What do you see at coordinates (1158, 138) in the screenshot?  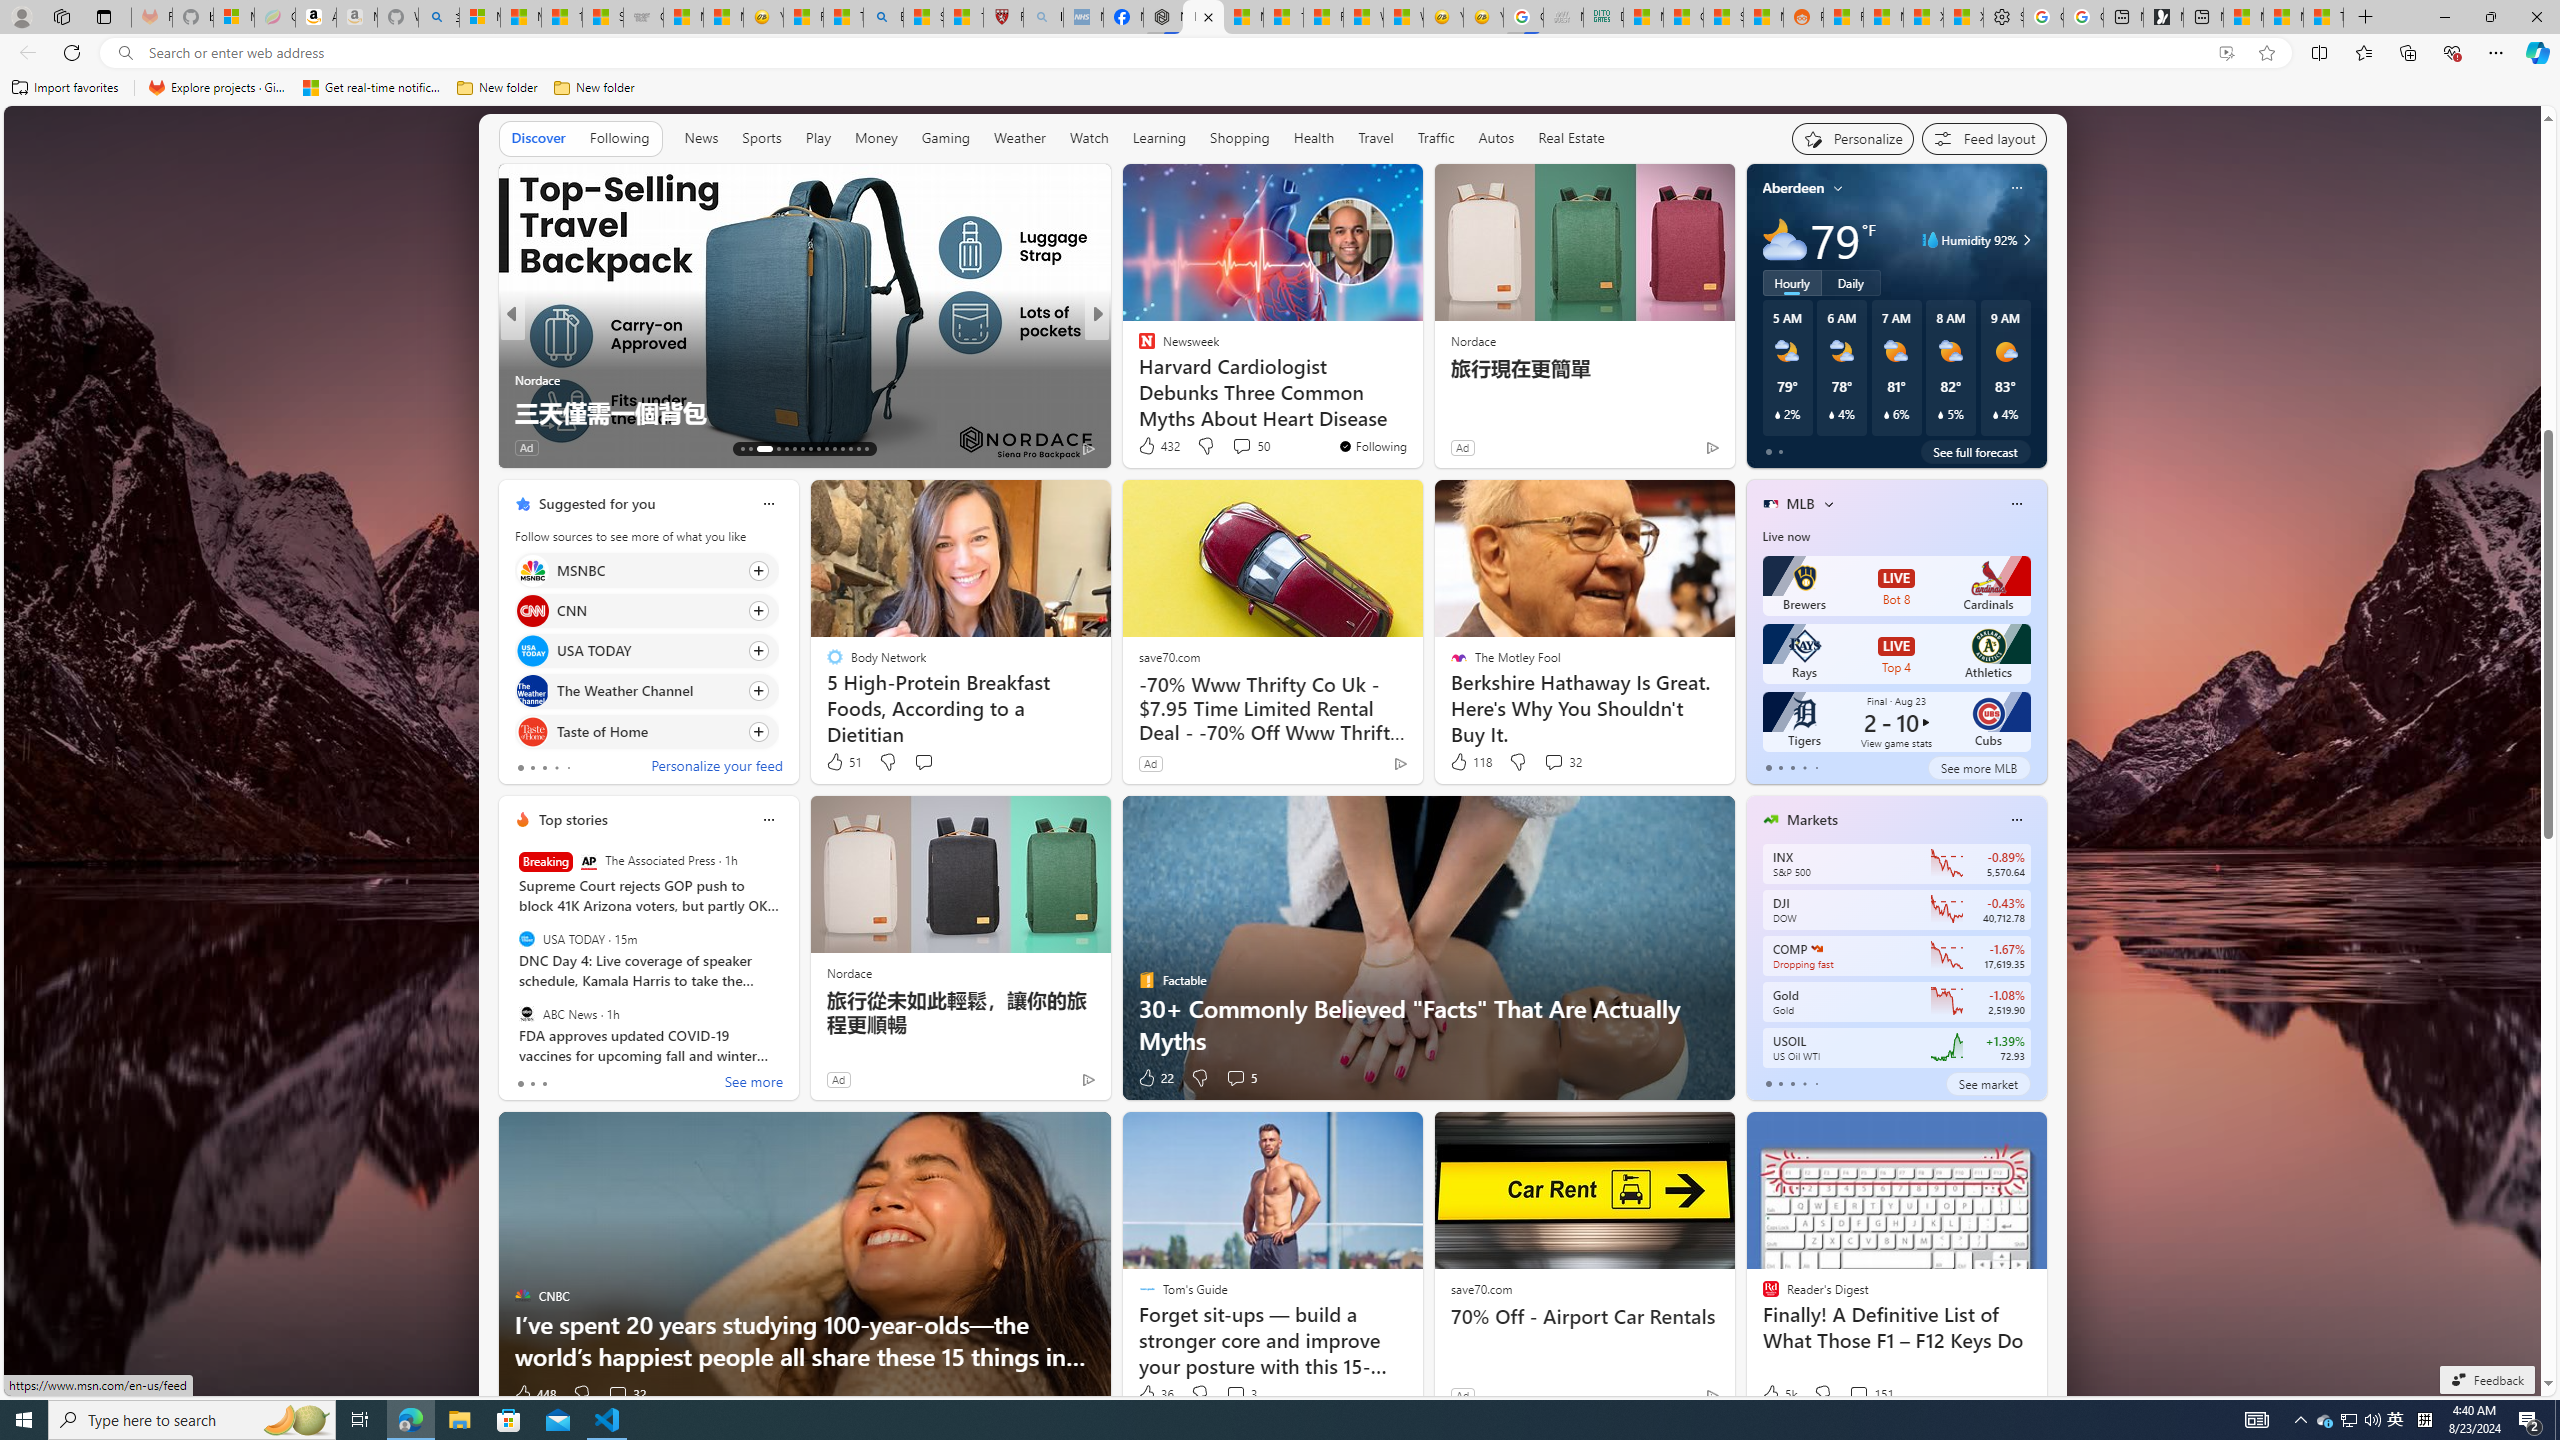 I see `'Learning'` at bounding box center [1158, 138].